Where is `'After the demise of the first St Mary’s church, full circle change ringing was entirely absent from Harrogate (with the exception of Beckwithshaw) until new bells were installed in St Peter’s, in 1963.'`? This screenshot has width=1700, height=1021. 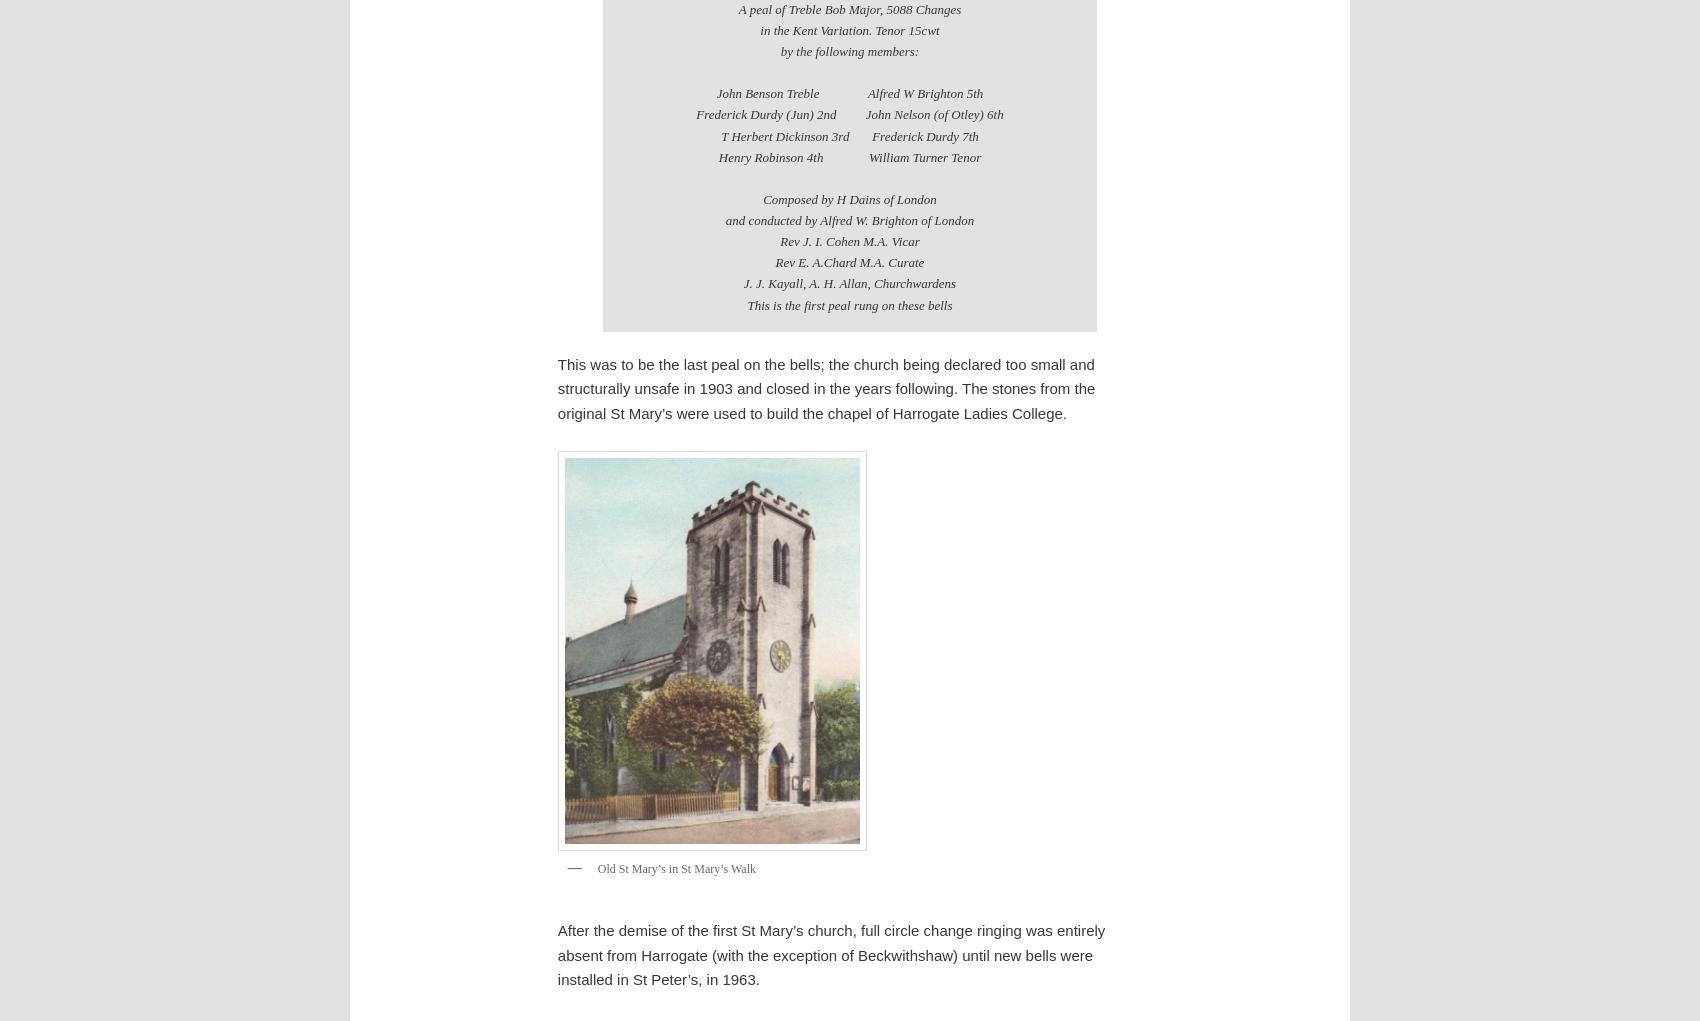 'After the demise of the first St Mary’s church, full circle change ringing was entirely absent from Harrogate (with the exception of Beckwithshaw) until new bells were installed in St Peter’s, in 1963.' is located at coordinates (829, 953).